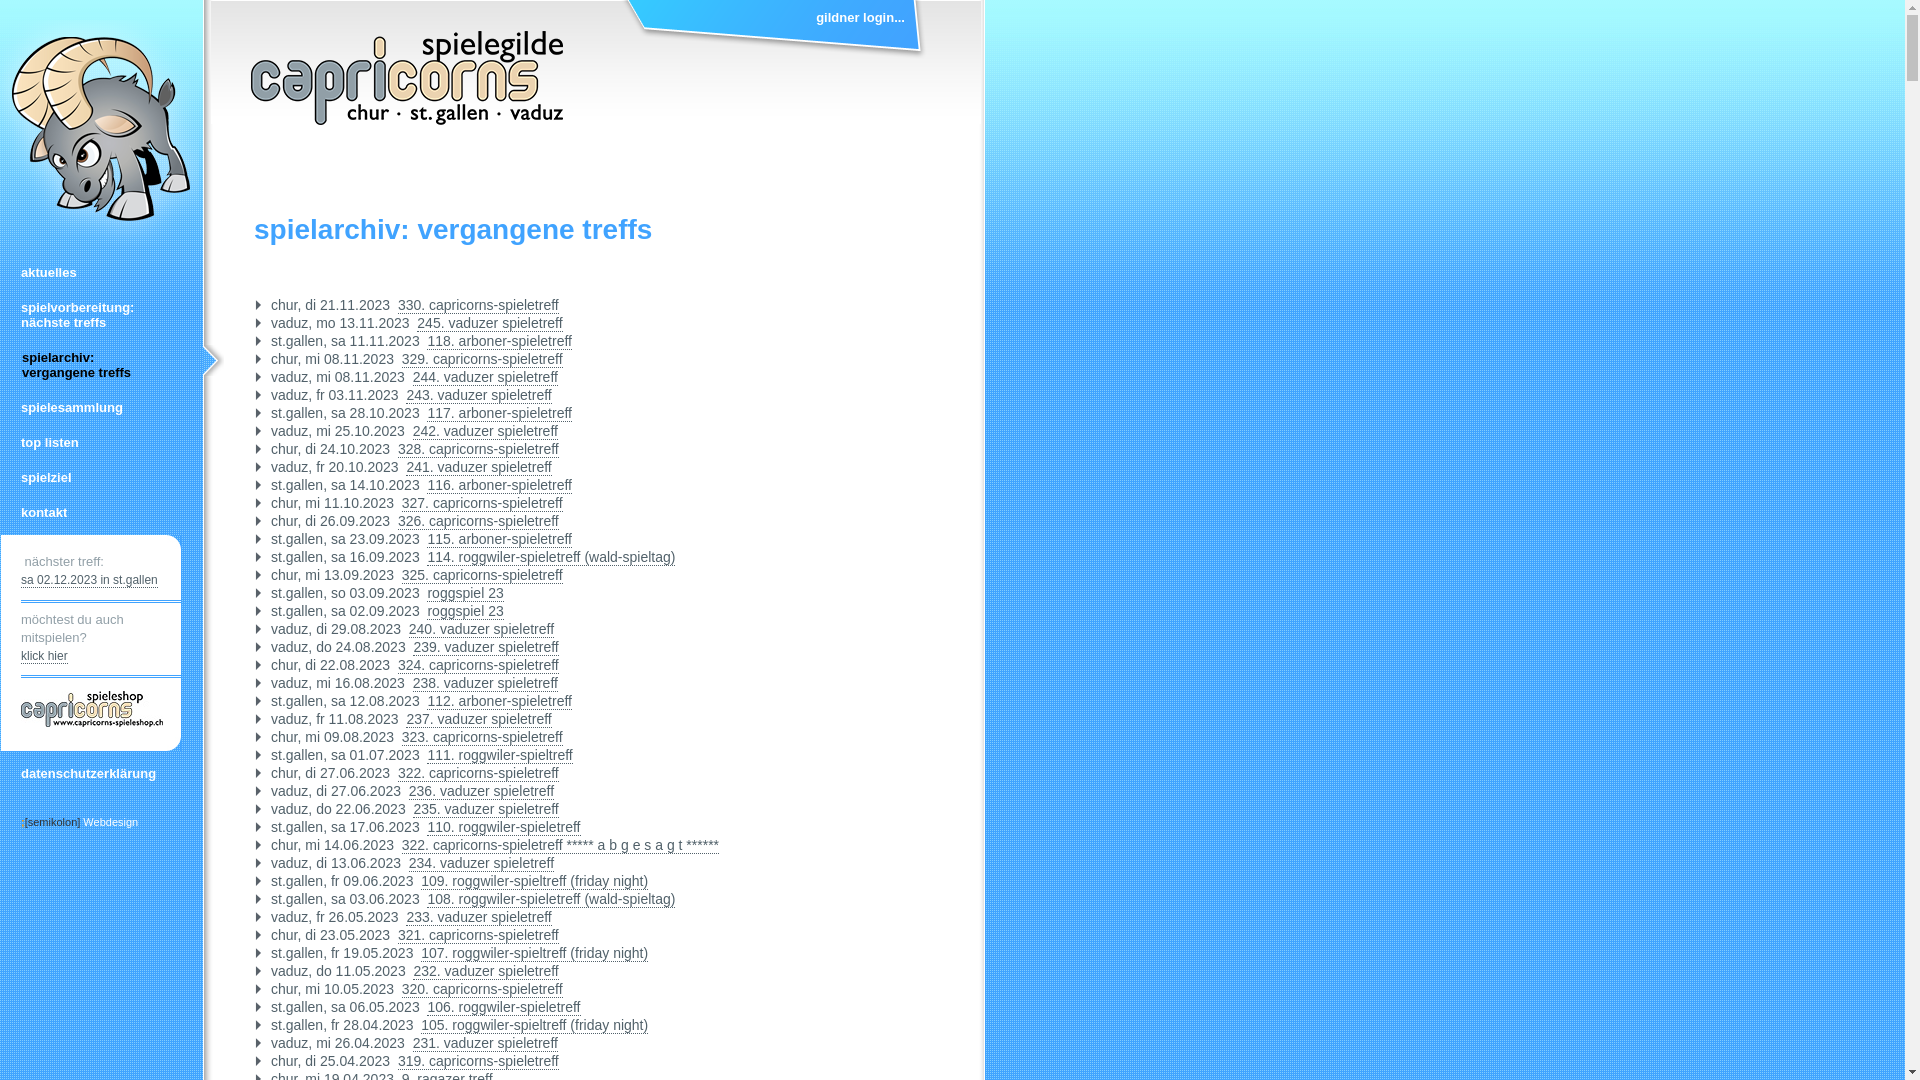  I want to click on '114. roggwiler-spieletreff (wald-spieltag)', so click(426, 557).